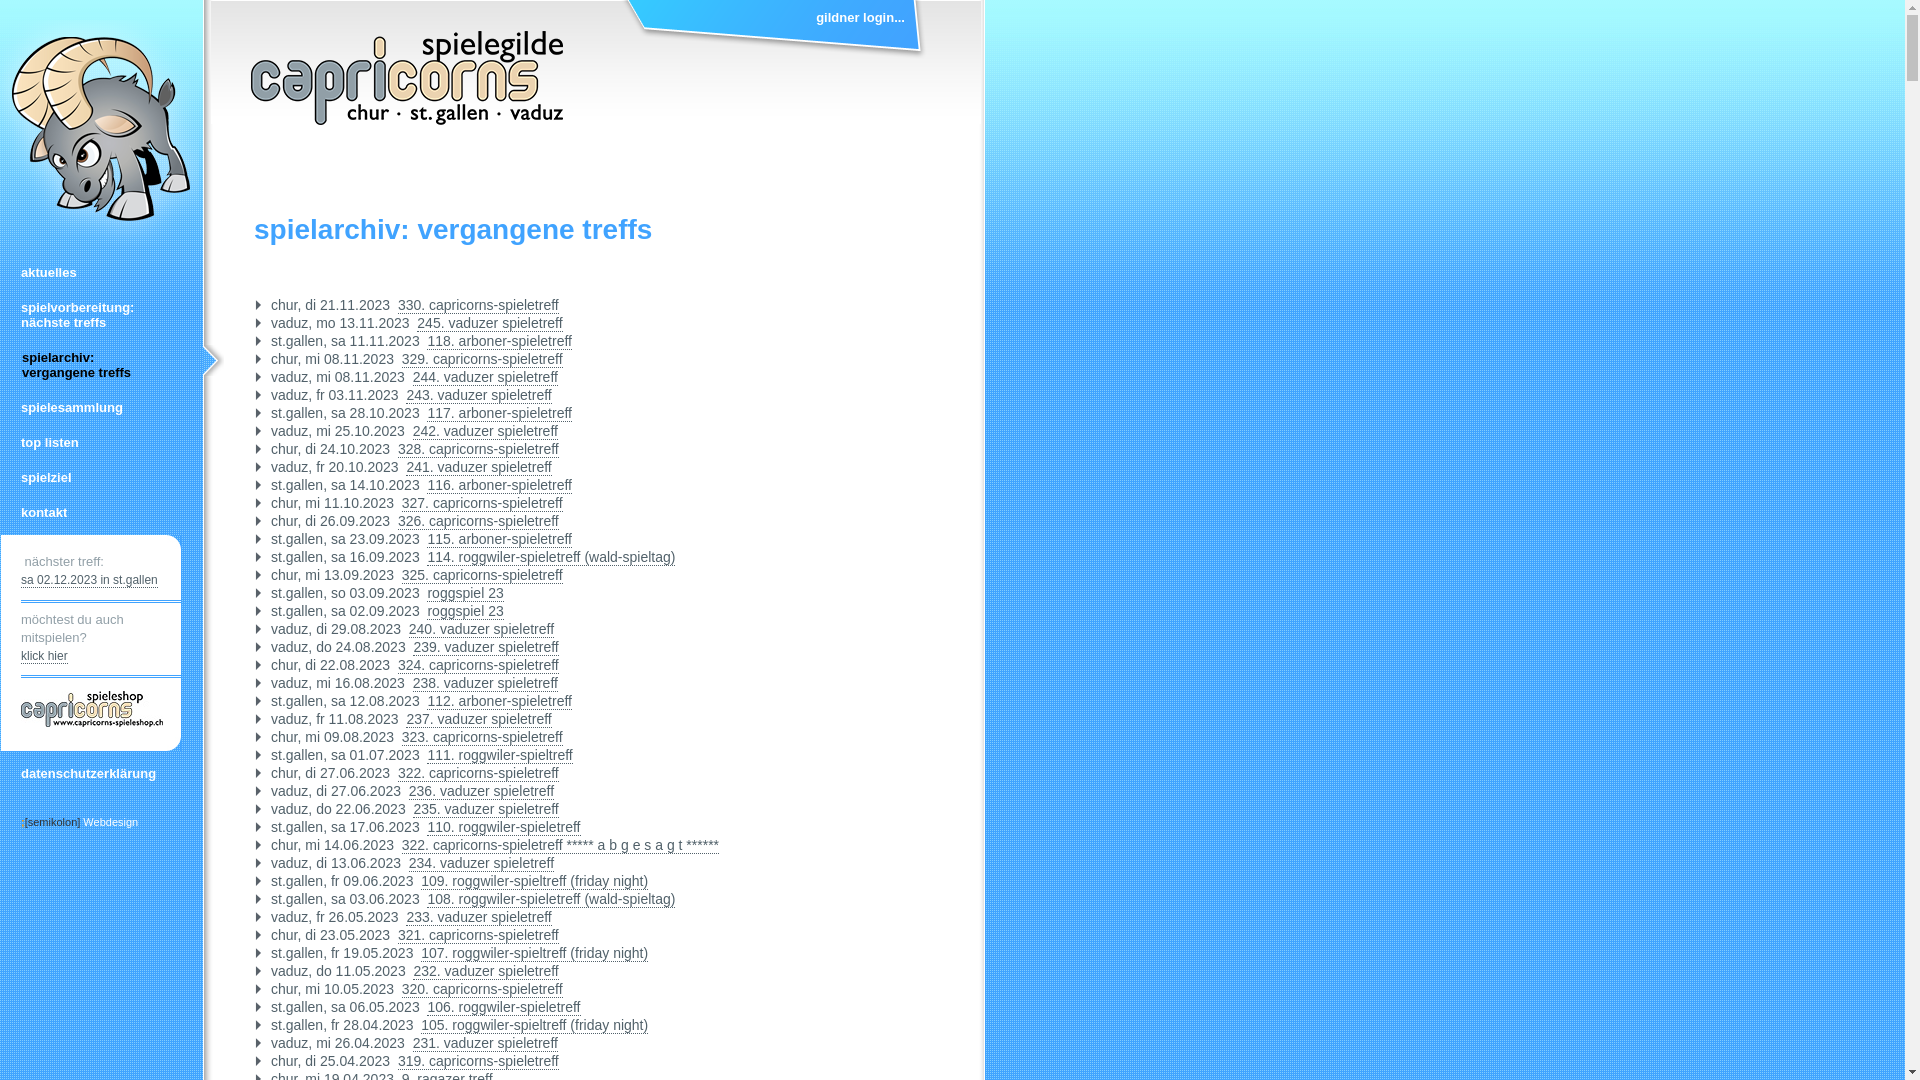  I want to click on '114. roggwiler-spieletreff (wald-spieltag)', so click(426, 557).